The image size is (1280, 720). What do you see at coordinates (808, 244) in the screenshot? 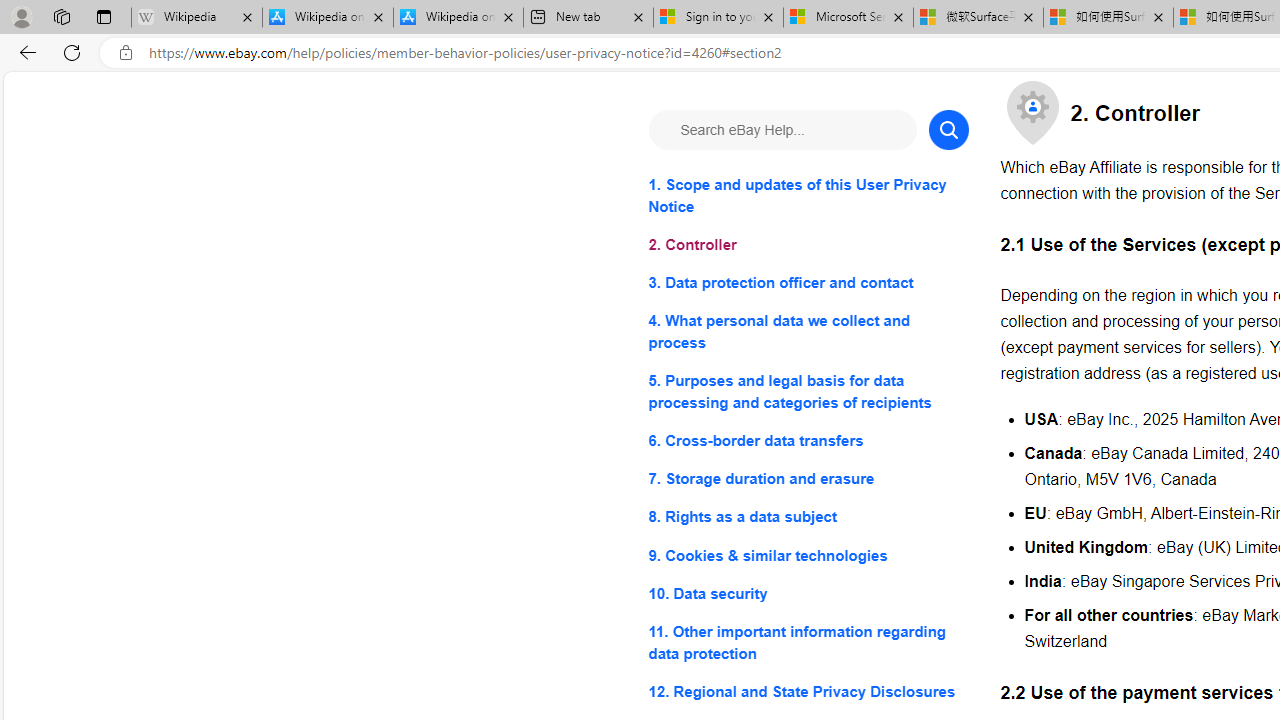
I see `'2. Controller'` at bounding box center [808, 244].